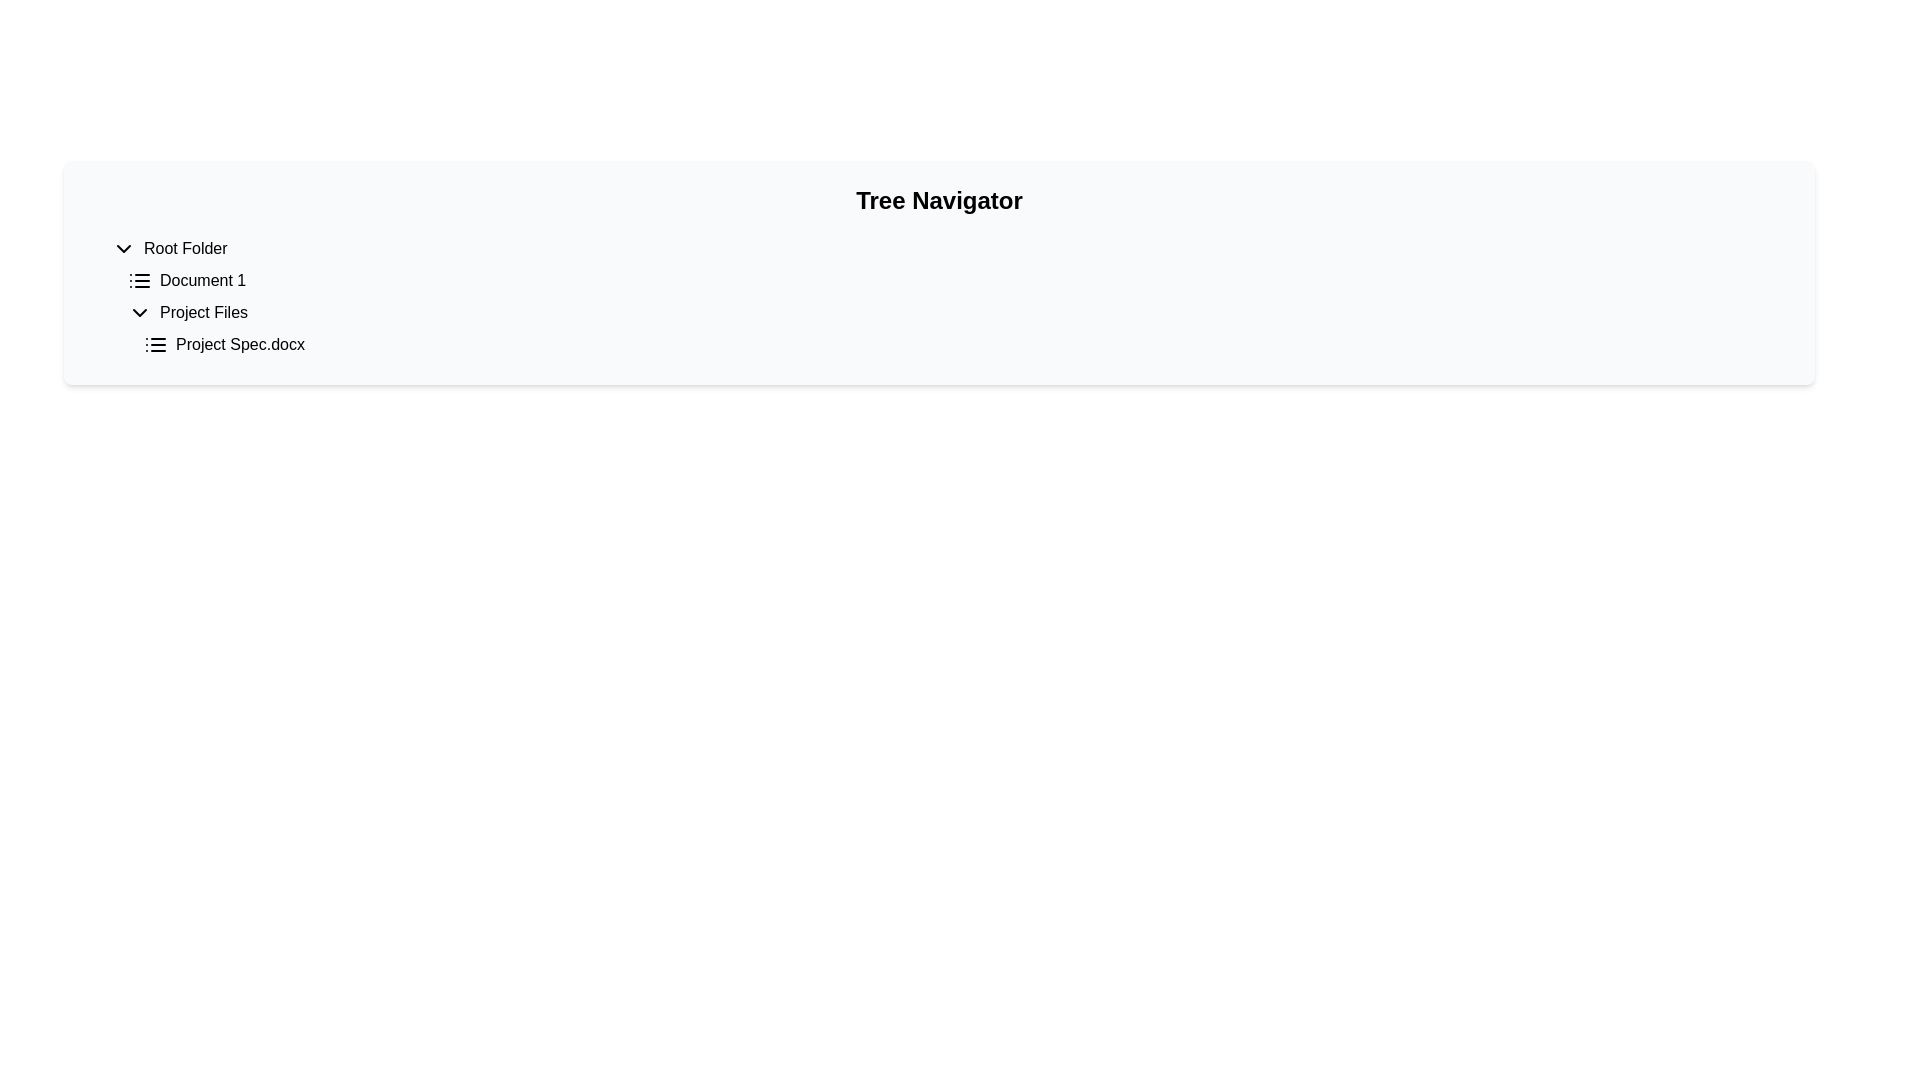 This screenshot has height=1080, width=1920. Describe the element at coordinates (155, 343) in the screenshot. I see `the bulleted list icon located to the left of the 'Project Spec.docx' label` at that location.